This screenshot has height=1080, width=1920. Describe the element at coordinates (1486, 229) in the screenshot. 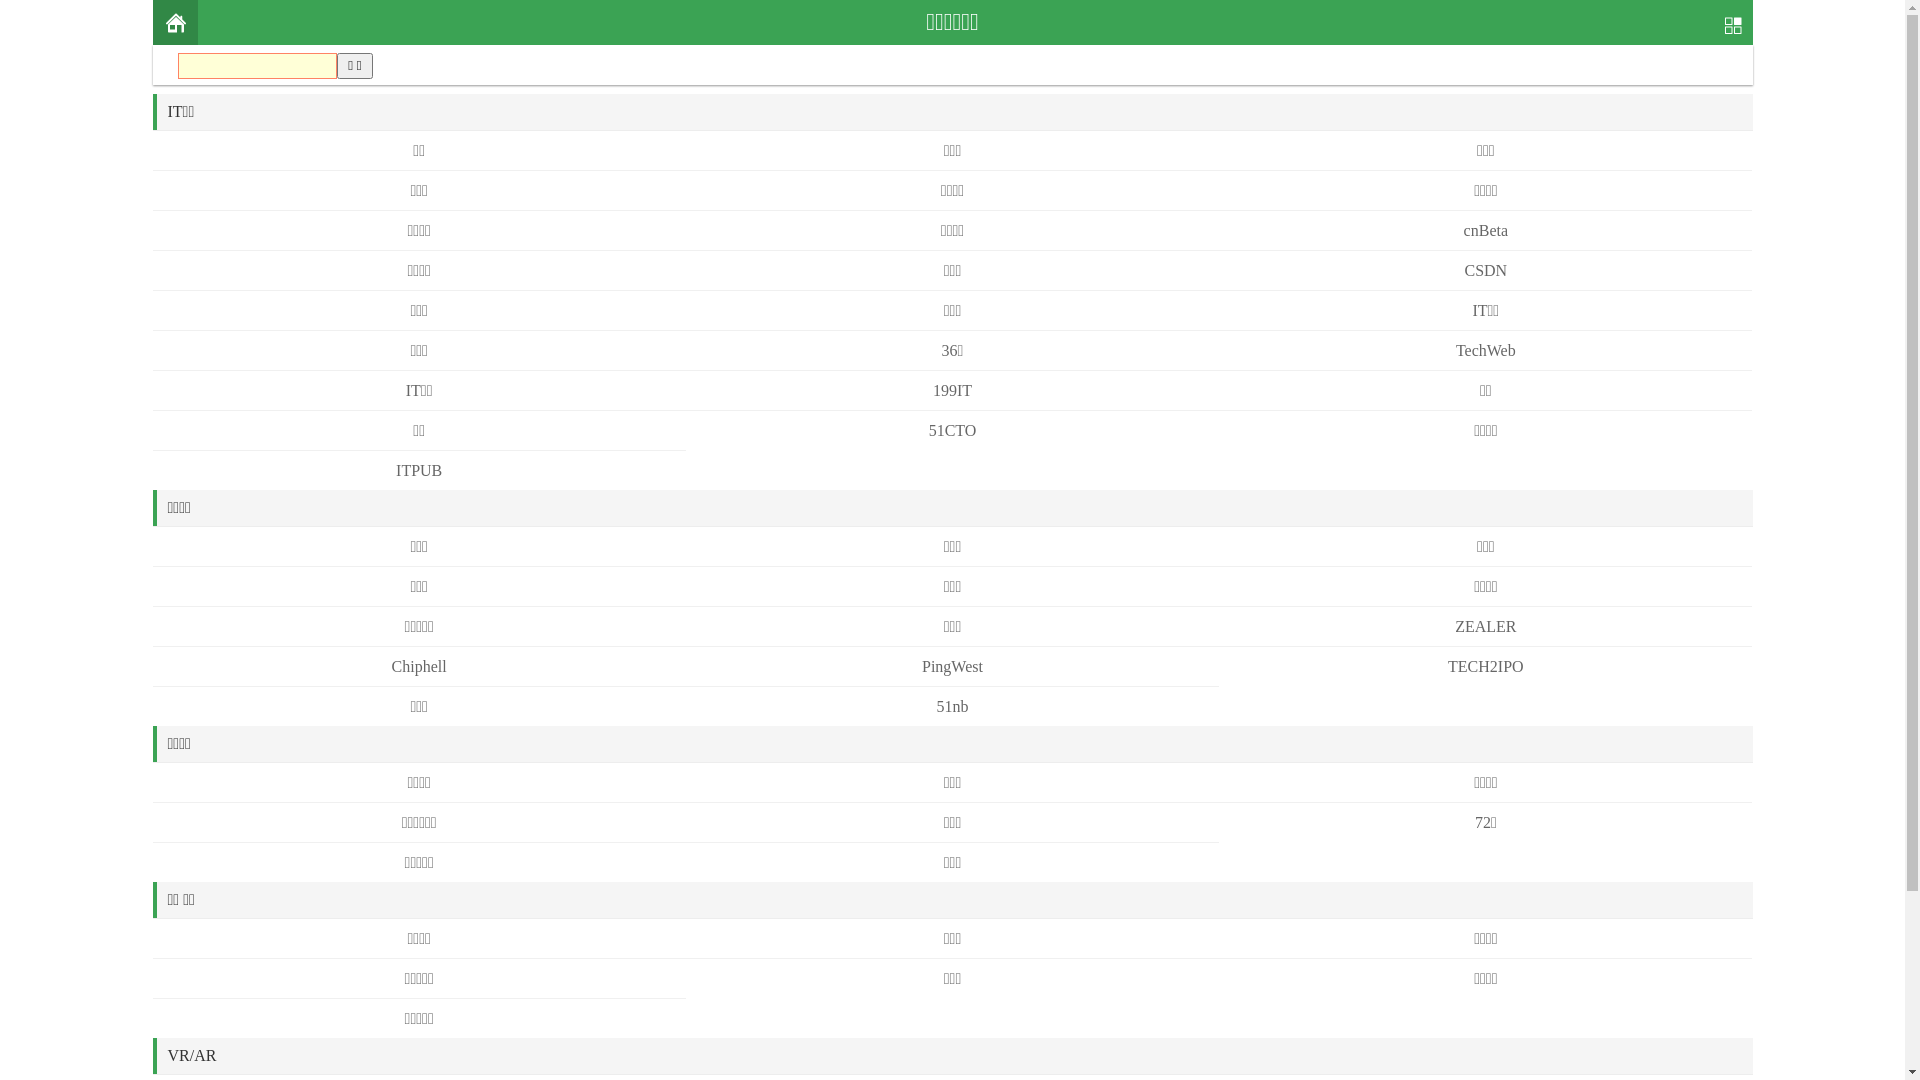

I see `'cnBeta'` at that location.